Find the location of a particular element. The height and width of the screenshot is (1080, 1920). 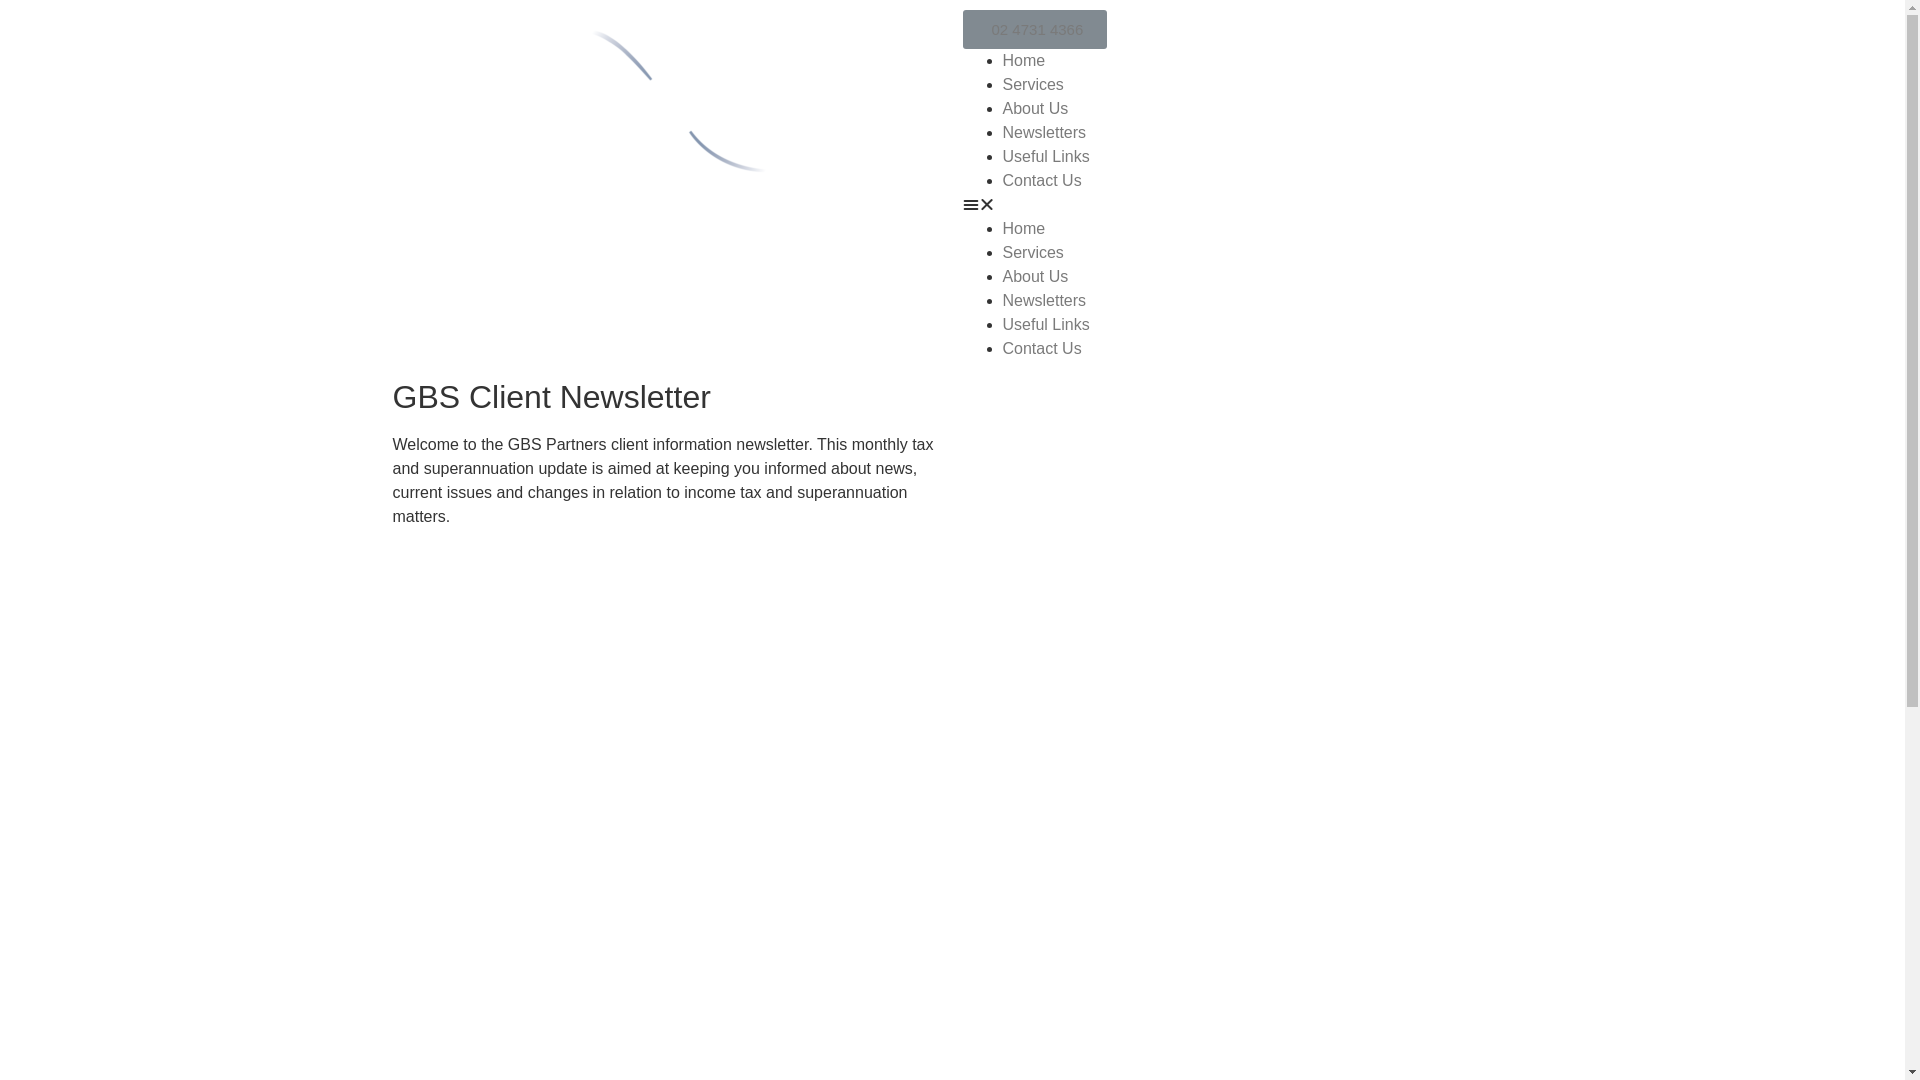

'Services' is located at coordinates (1032, 83).